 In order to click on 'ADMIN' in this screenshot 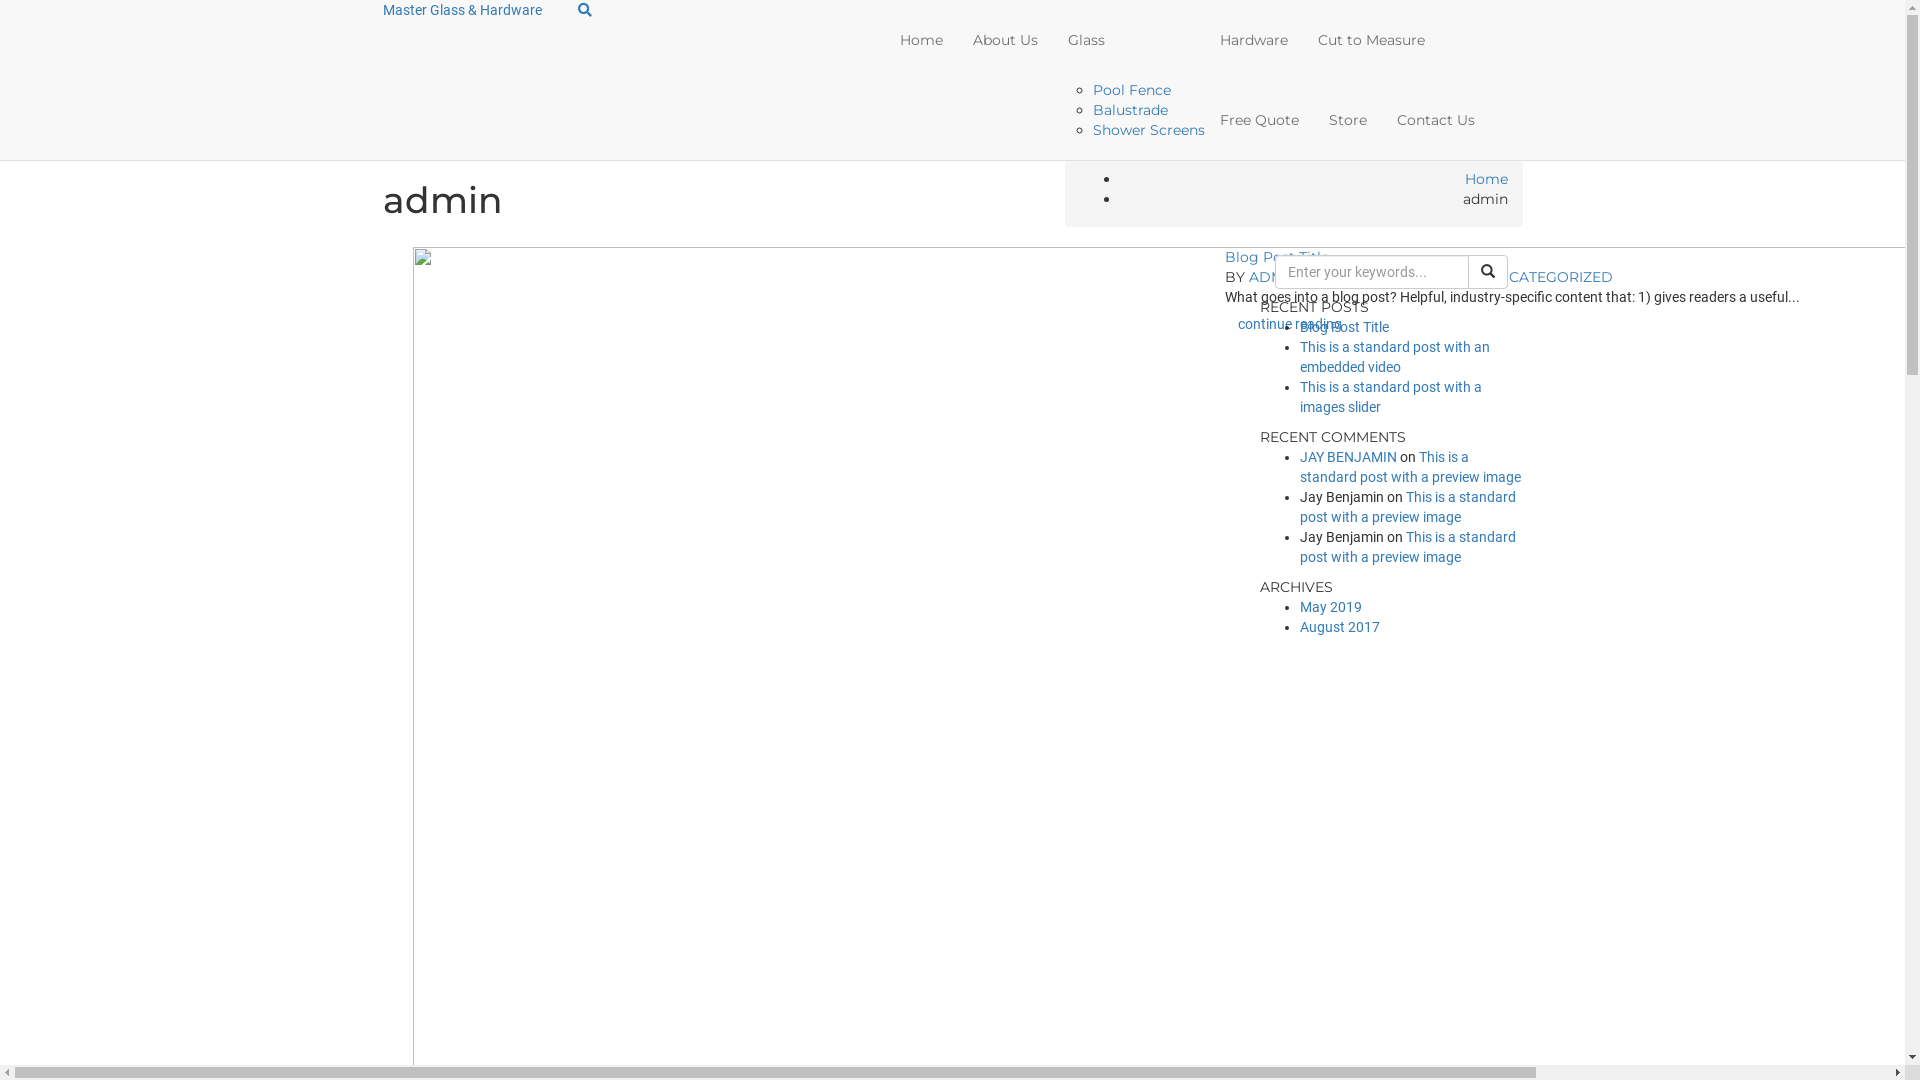, I will do `click(1247, 277)`.